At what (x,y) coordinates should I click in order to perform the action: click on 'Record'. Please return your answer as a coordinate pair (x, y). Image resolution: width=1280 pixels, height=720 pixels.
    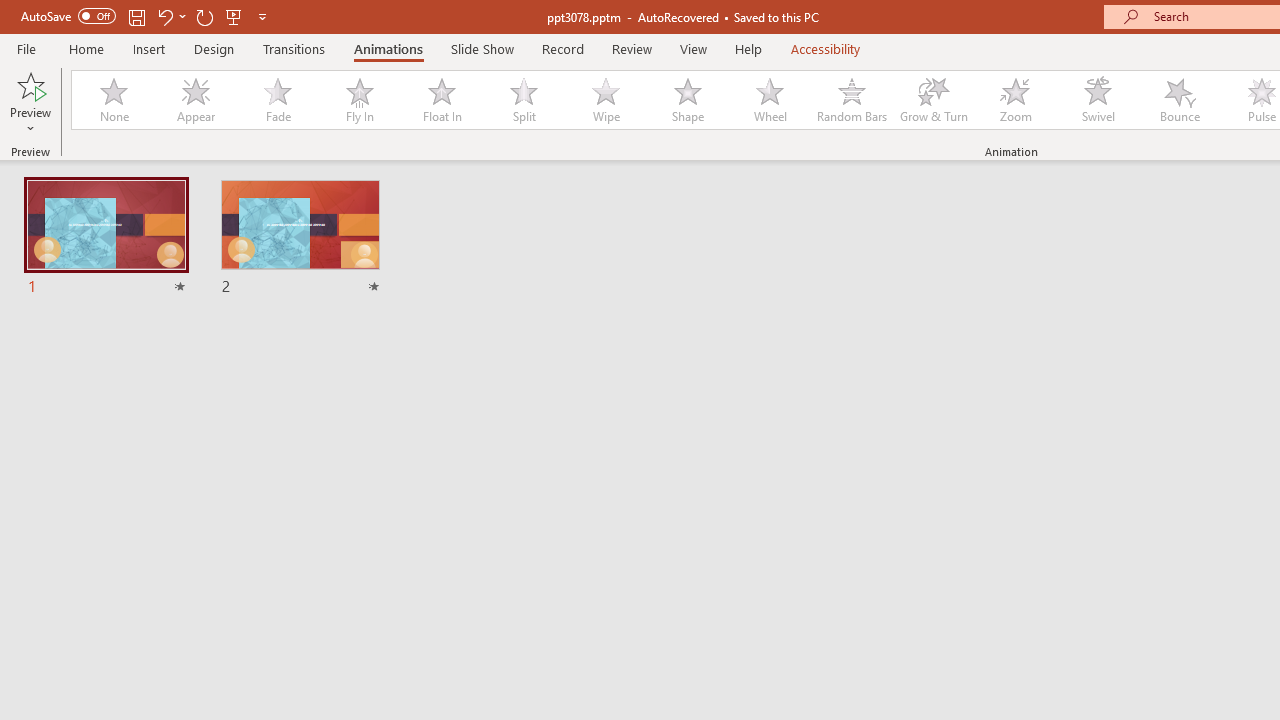
    Looking at the image, I should click on (561, 48).